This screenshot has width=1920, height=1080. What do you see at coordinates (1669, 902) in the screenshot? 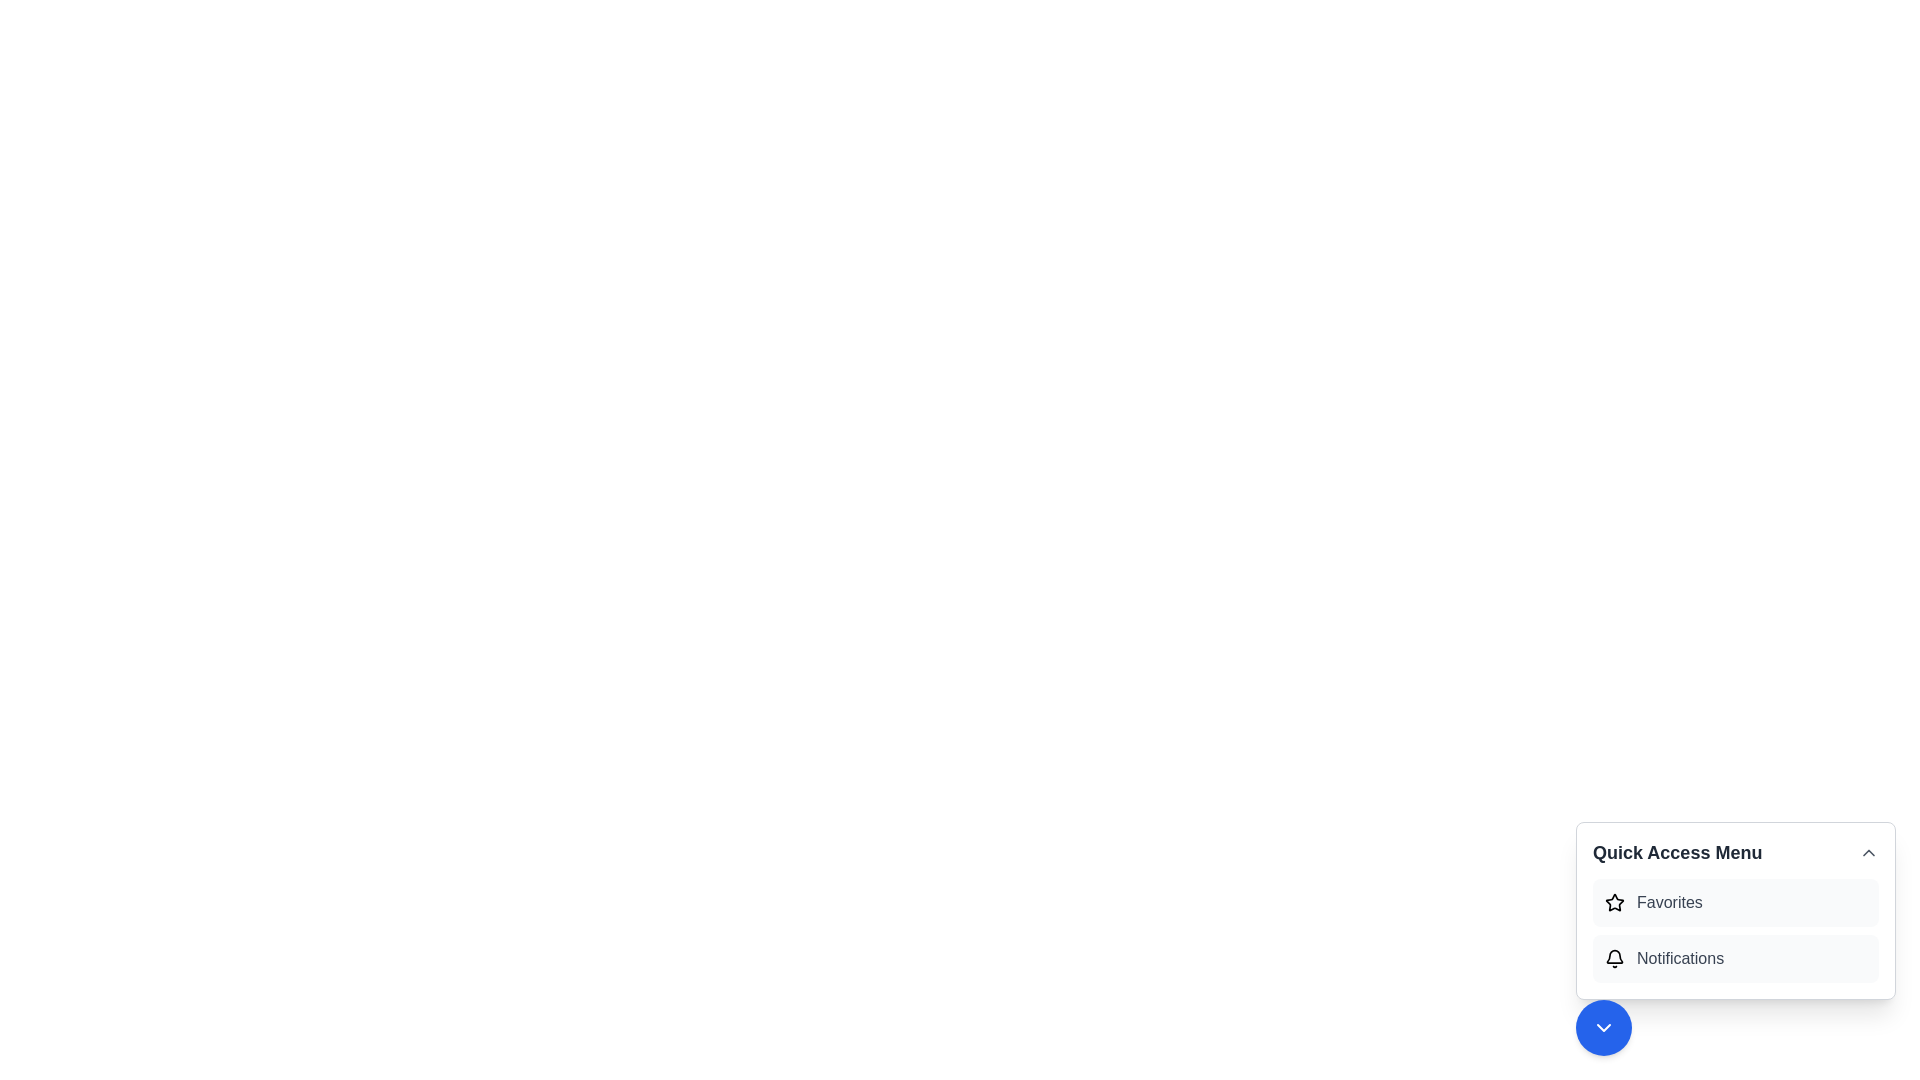
I see `the 'Favorites' label, which is a medium gray text label part of a menu list item, located to the right of a star icon` at bounding box center [1669, 902].